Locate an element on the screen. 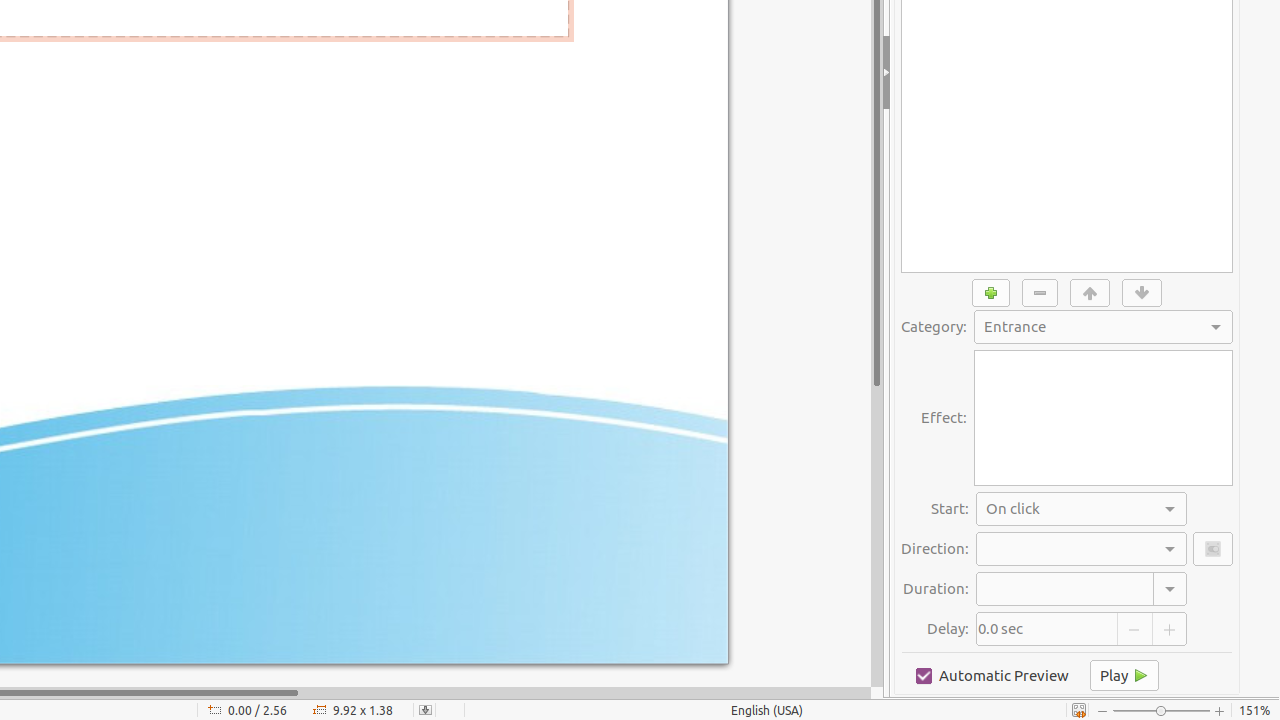 Image resolution: width=1280 pixels, height=720 pixels. 'Automatic Preview' is located at coordinates (992, 675).